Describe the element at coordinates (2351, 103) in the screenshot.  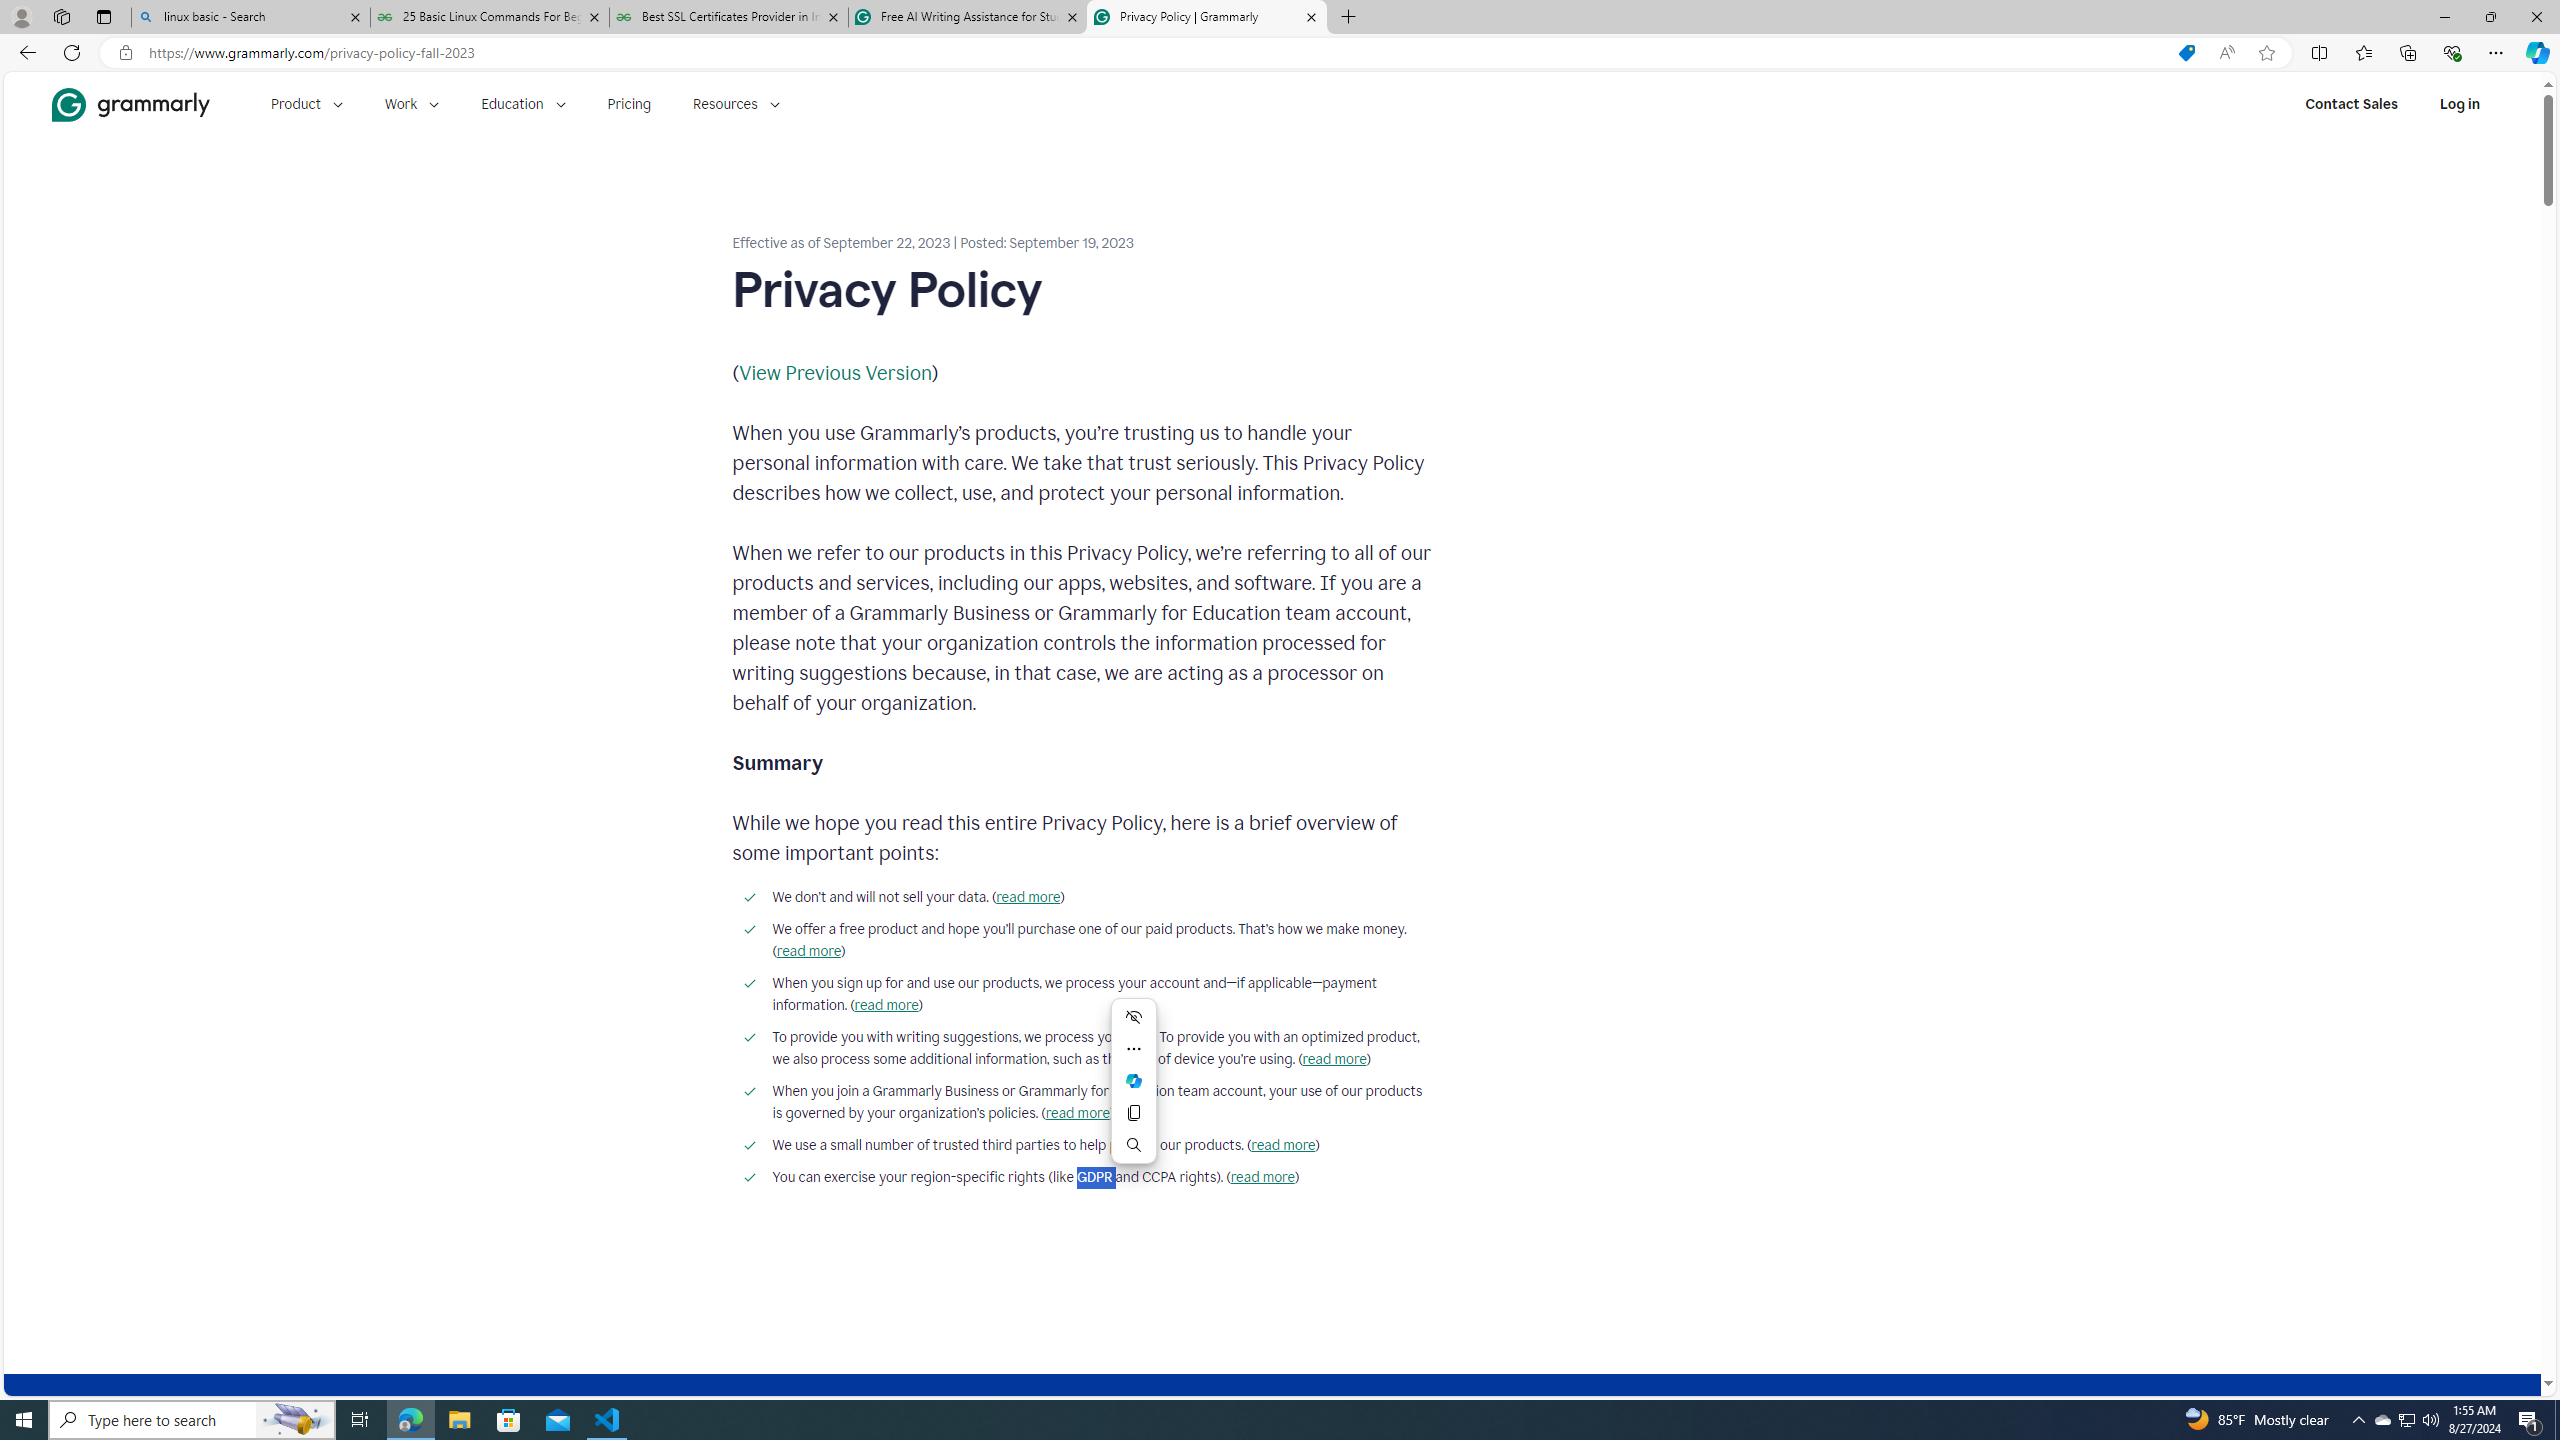
I see `'Contact Sales'` at that location.